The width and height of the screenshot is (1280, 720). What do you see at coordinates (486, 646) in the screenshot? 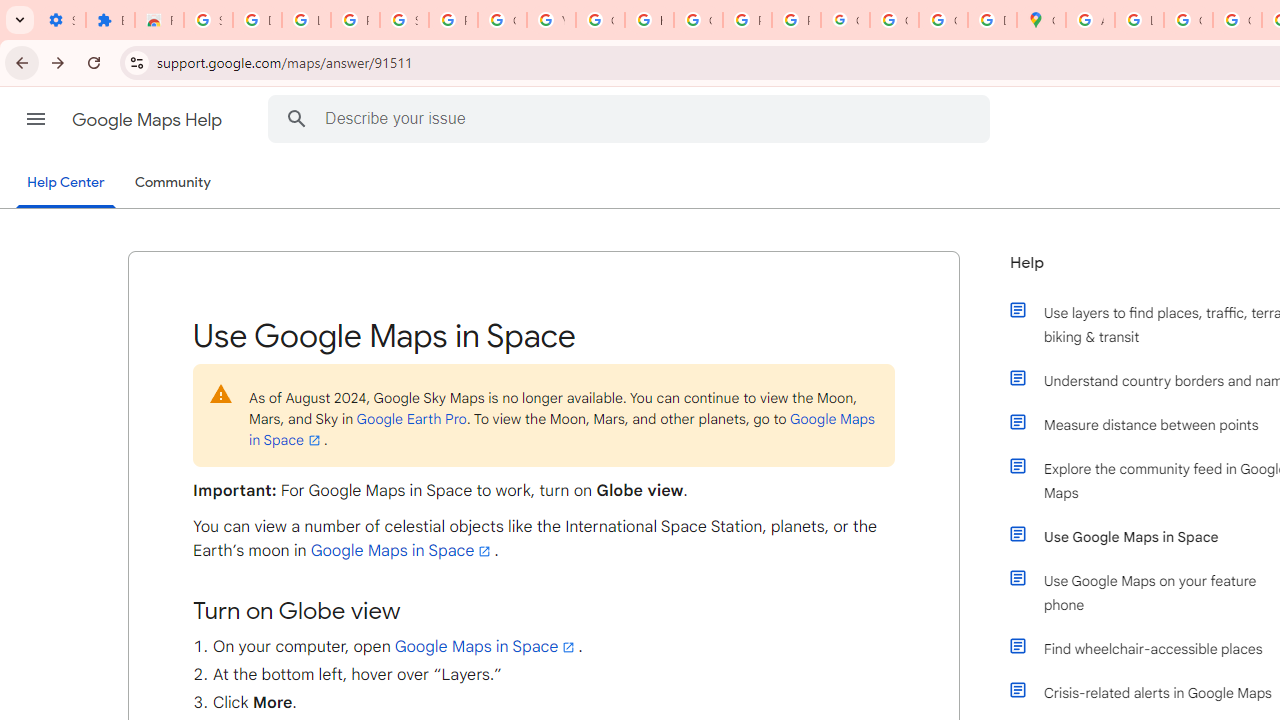
I see `'Google Maps in Space'` at bounding box center [486, 646].